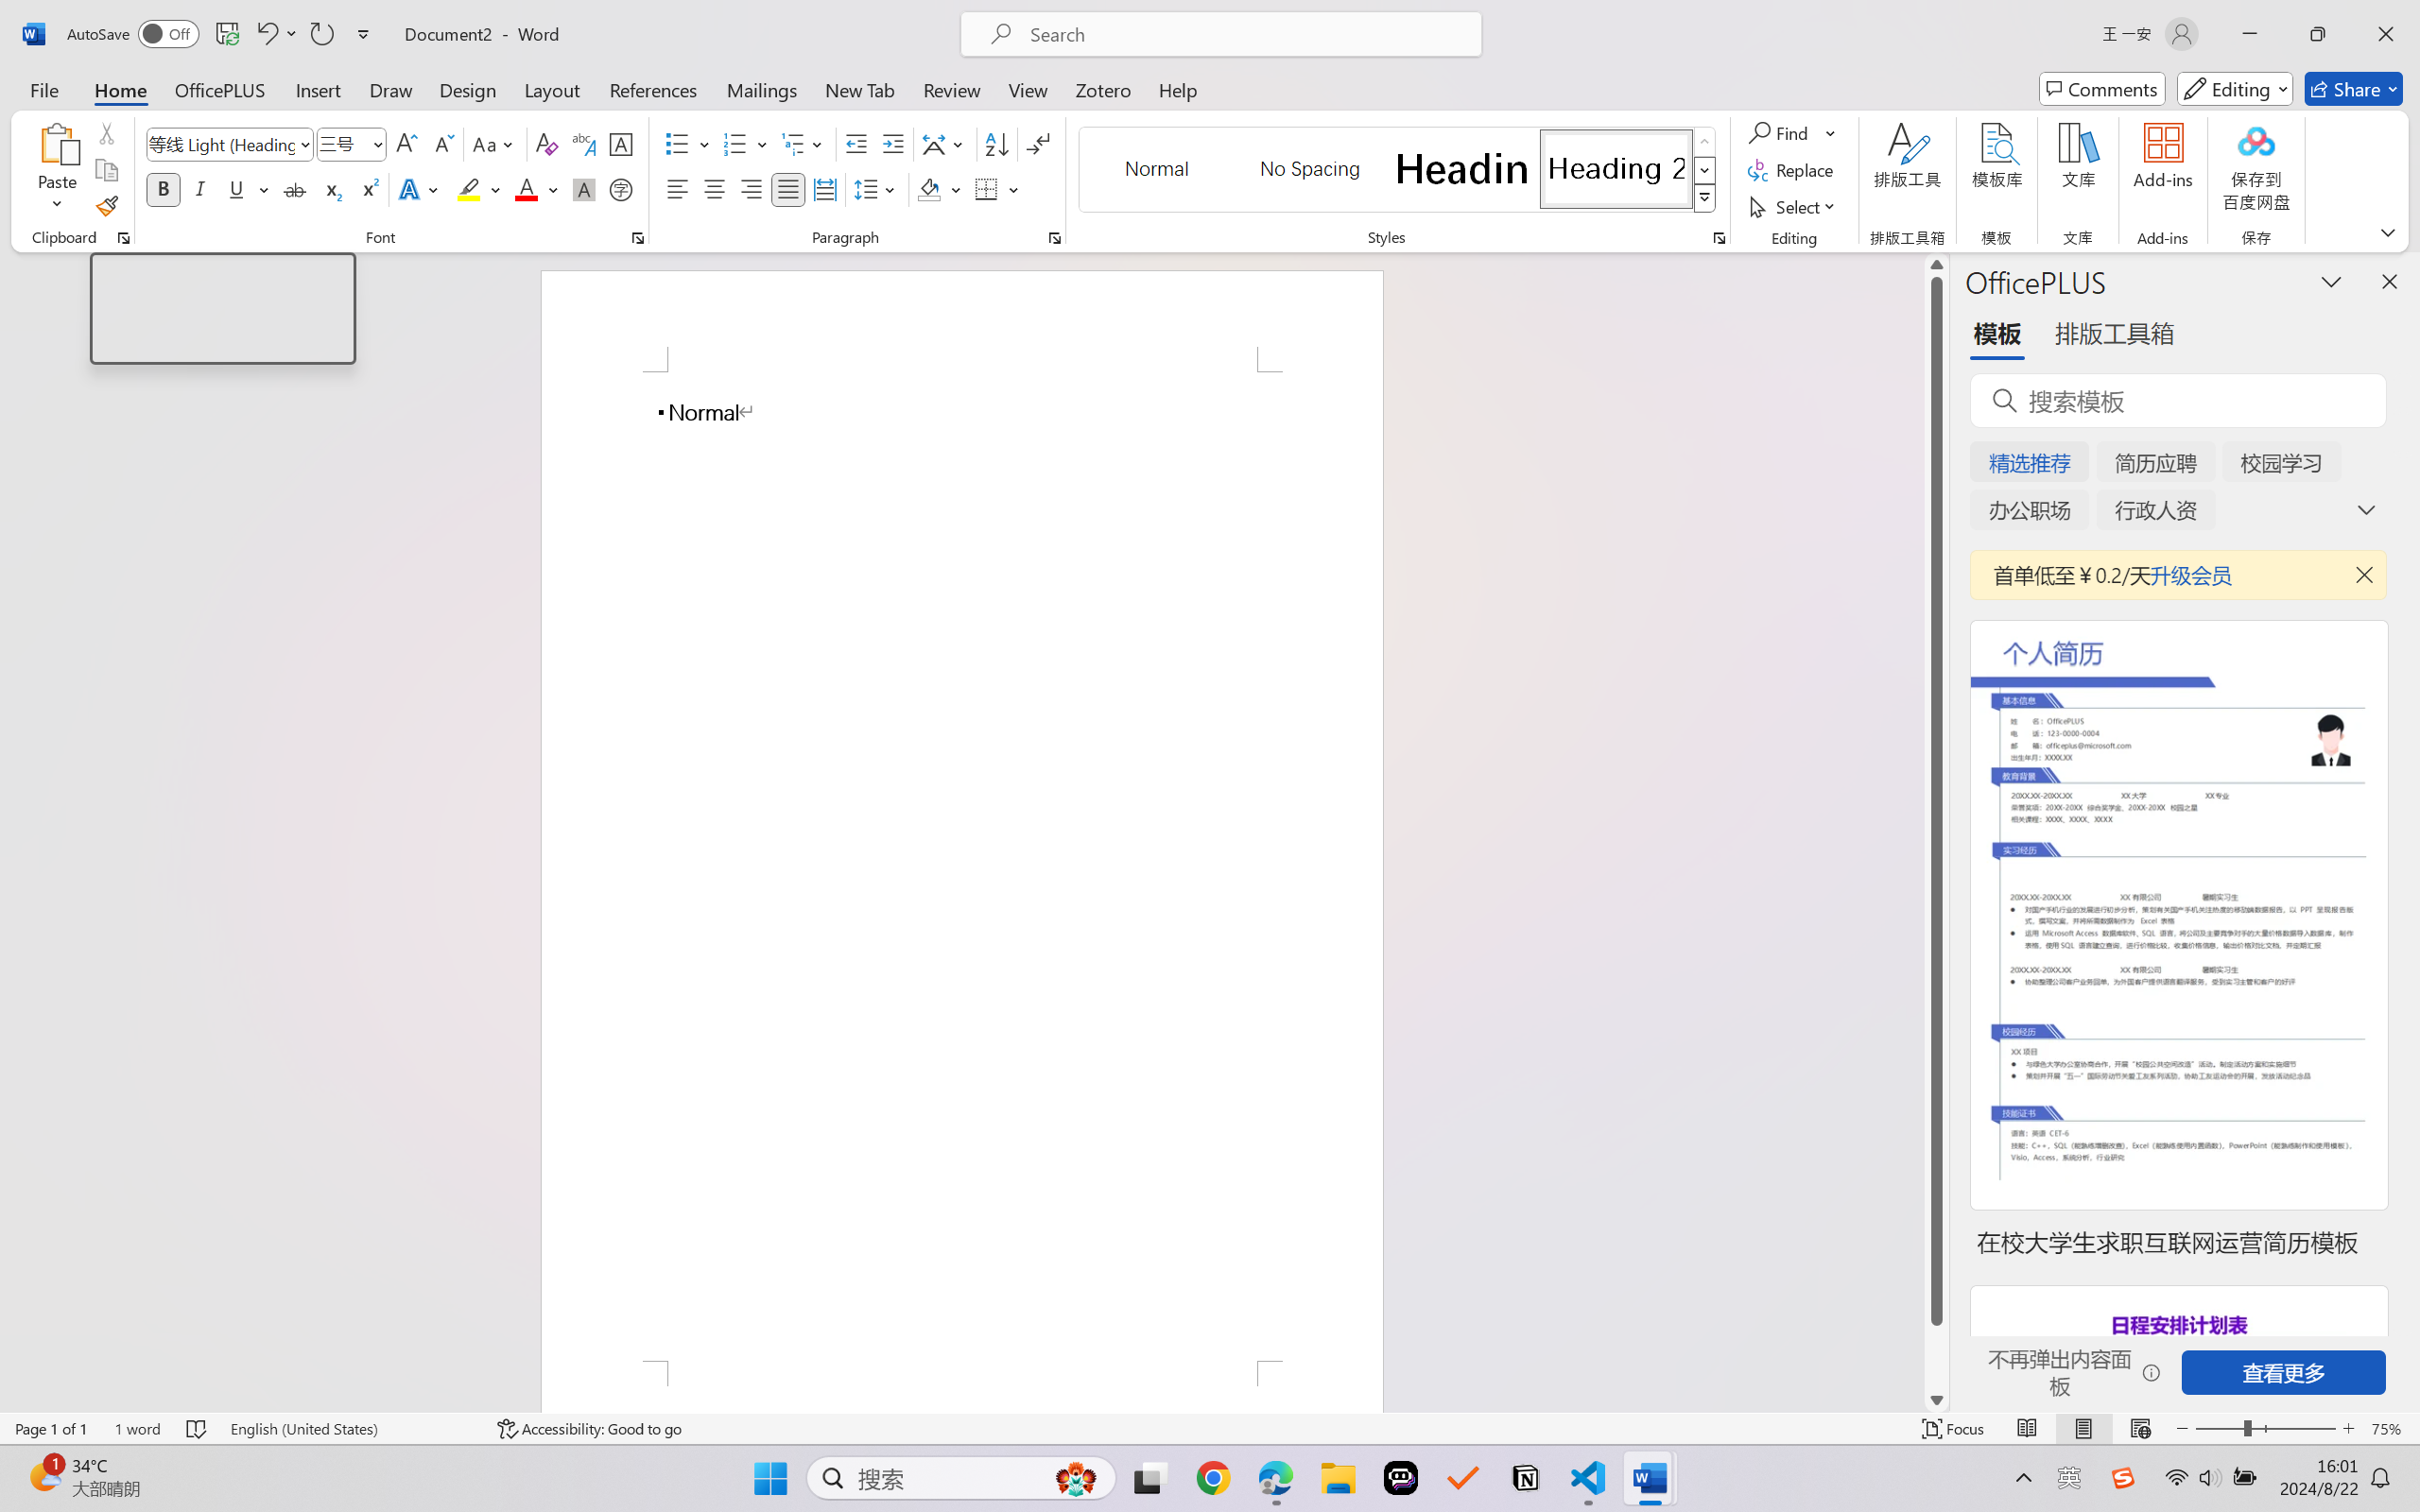 The height and width of the screenshot is (1512, 2420). I want to click on 'Clear Formatting', so click(545, 144).